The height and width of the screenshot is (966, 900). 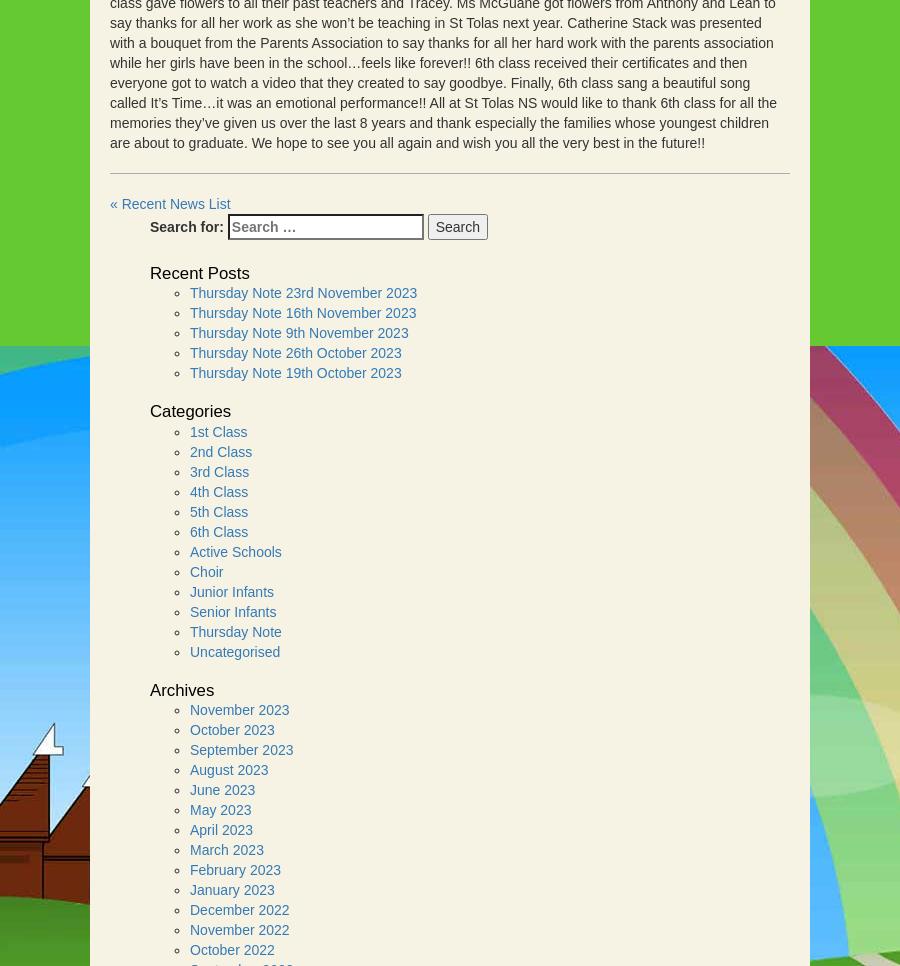 What do you see at coordinates (189, 291) in the screenshot?
I see `'Thursday Note 23rd November 2023'` at bounding box center [189, 291].